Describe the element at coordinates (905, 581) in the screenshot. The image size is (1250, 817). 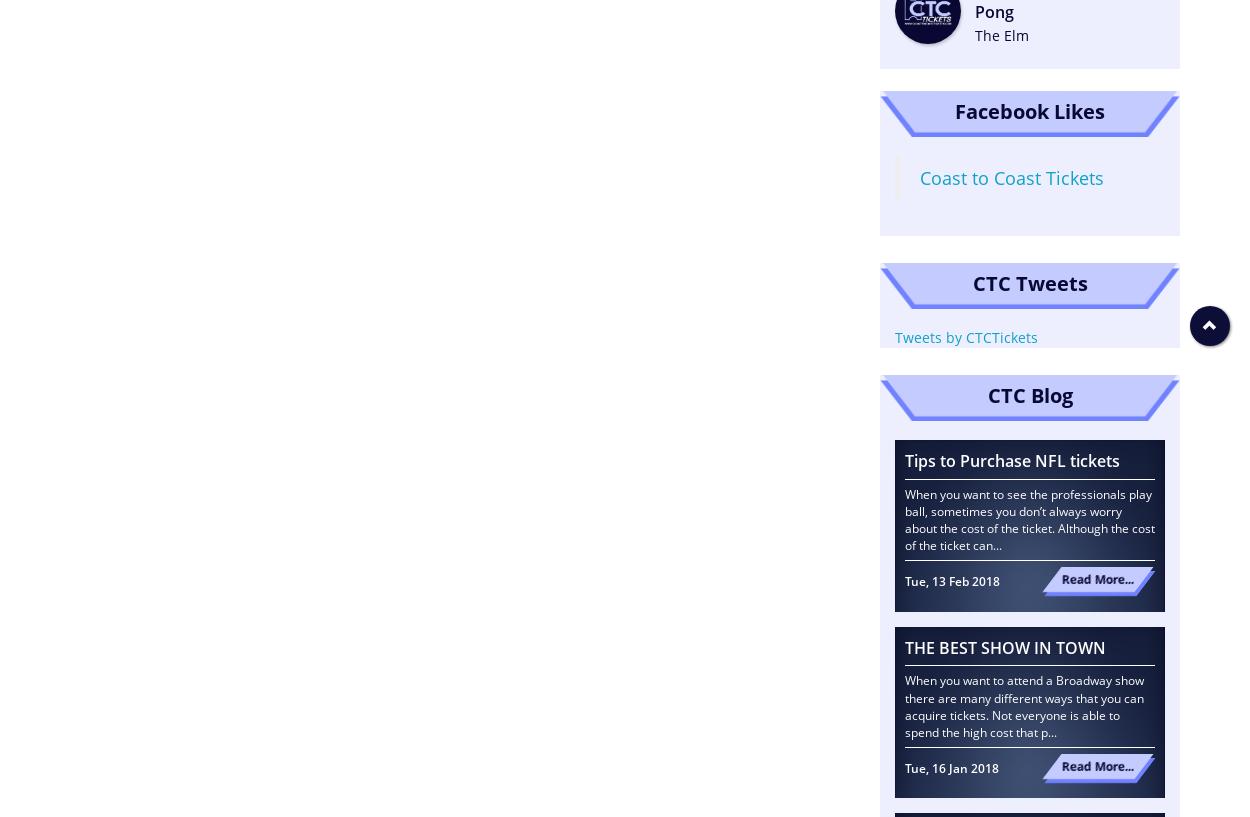
I see `'Tue, 13 Feb 2018'` at that location.